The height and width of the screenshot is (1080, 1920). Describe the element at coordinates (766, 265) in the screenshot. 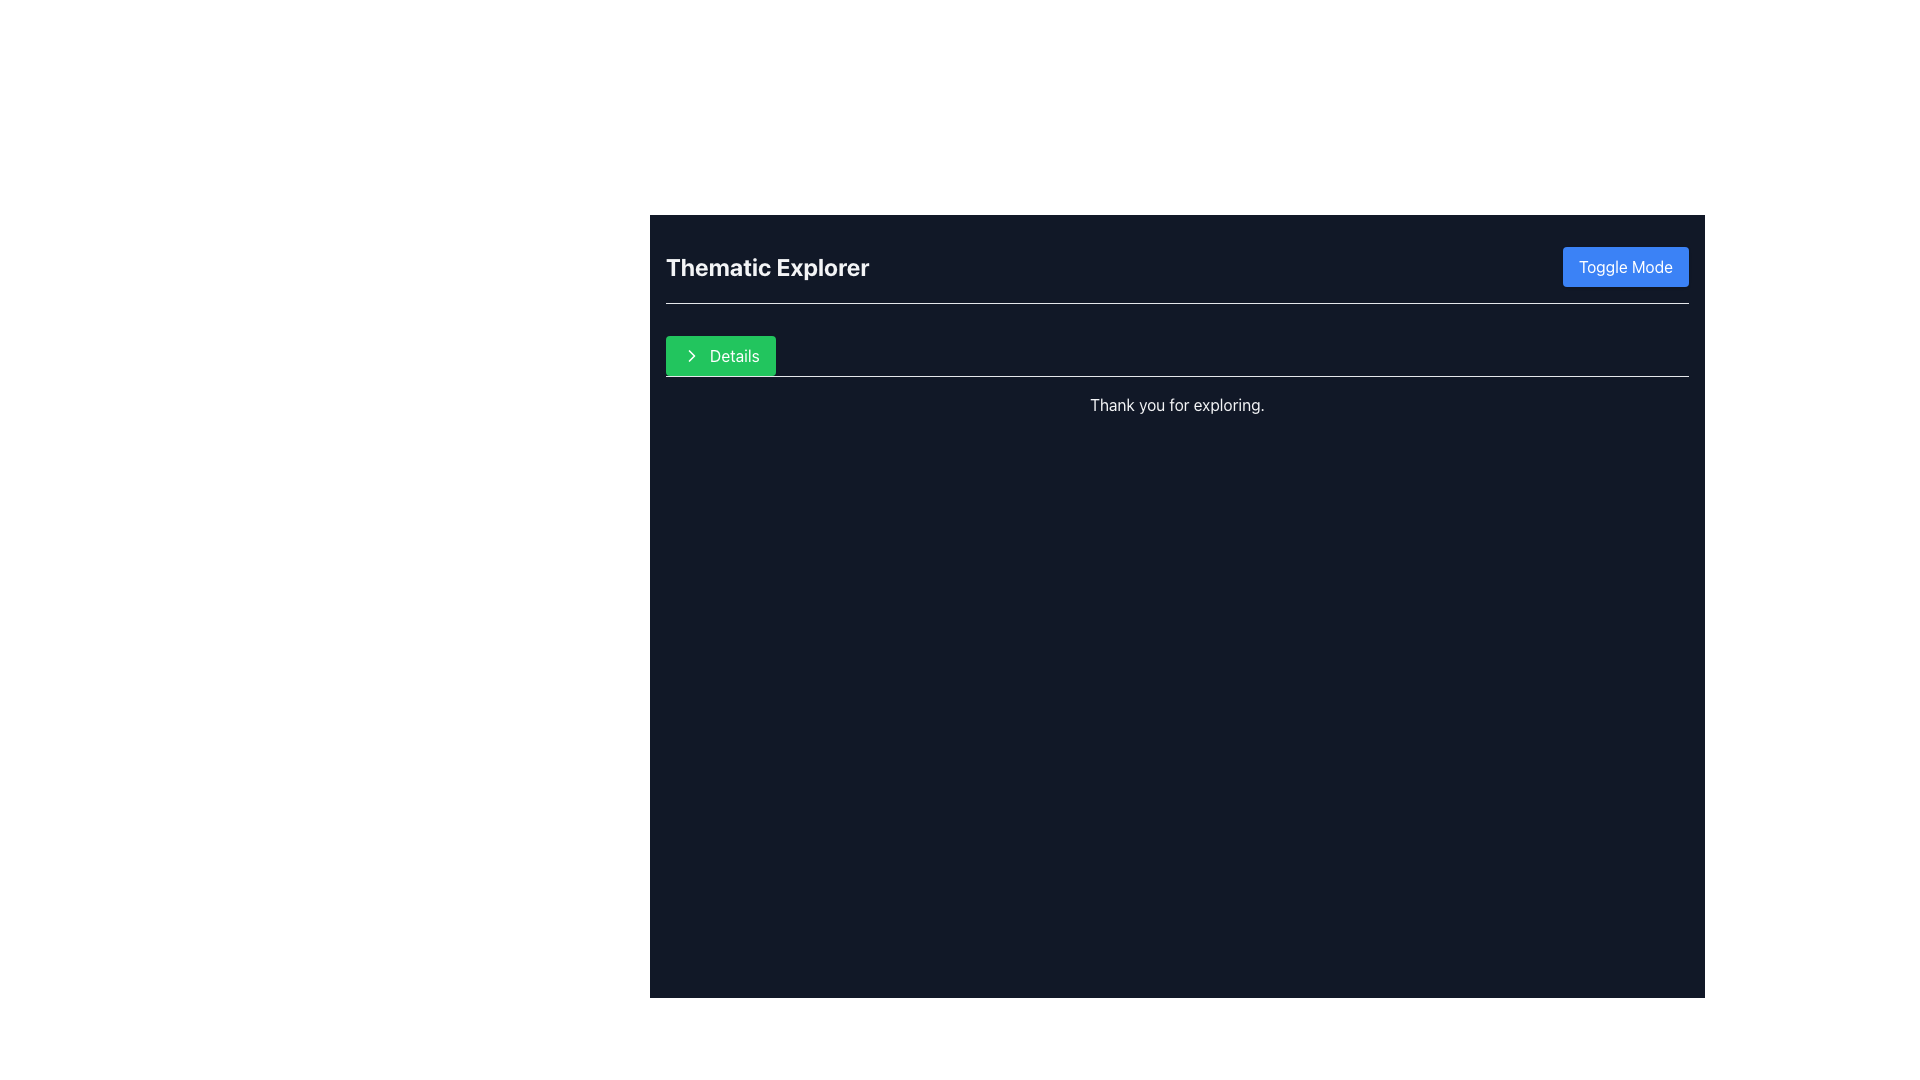

I see `the Text (Header) element located in the top navigation bar, aligned to the left side, which serves as the title of the interface` at that location.